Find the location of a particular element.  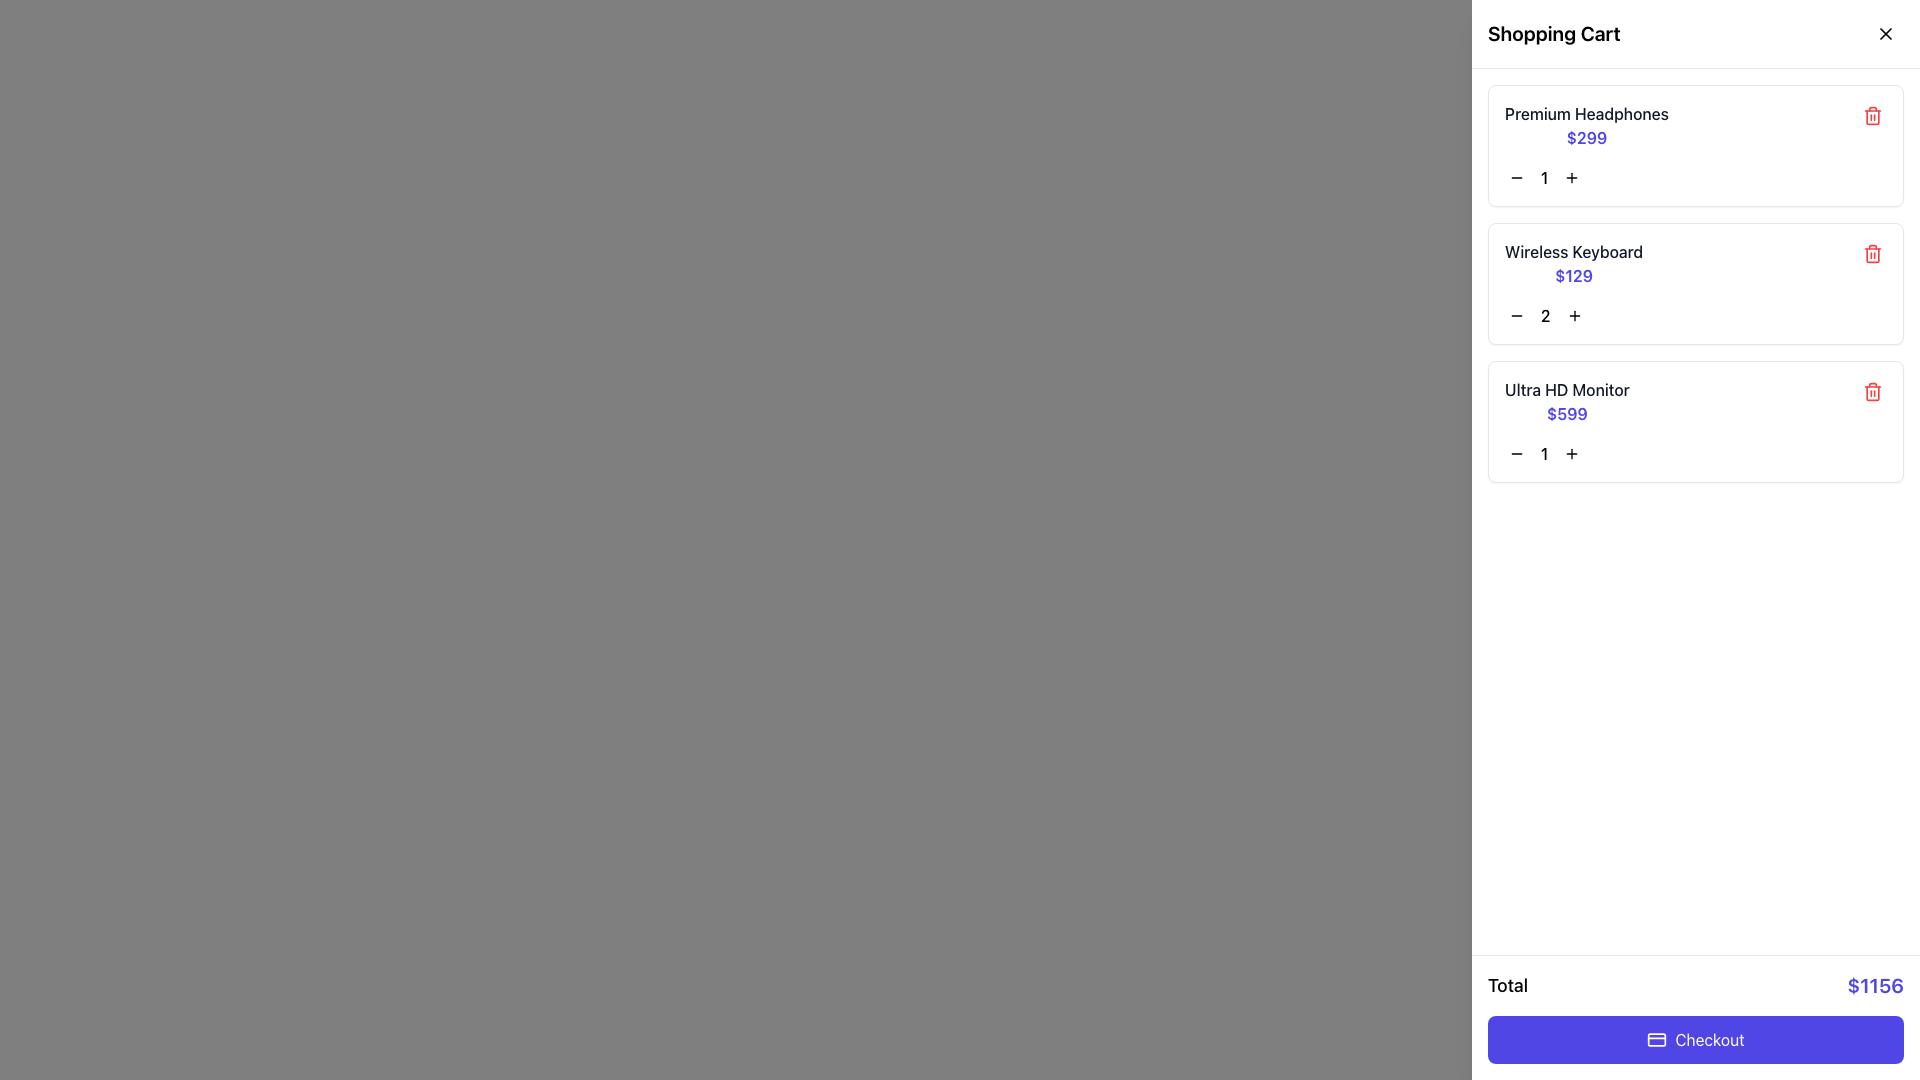

the small circular close button with a cross symbol, located at the top right corner of the shopping cart panel is located at coordinates (1885, 34).